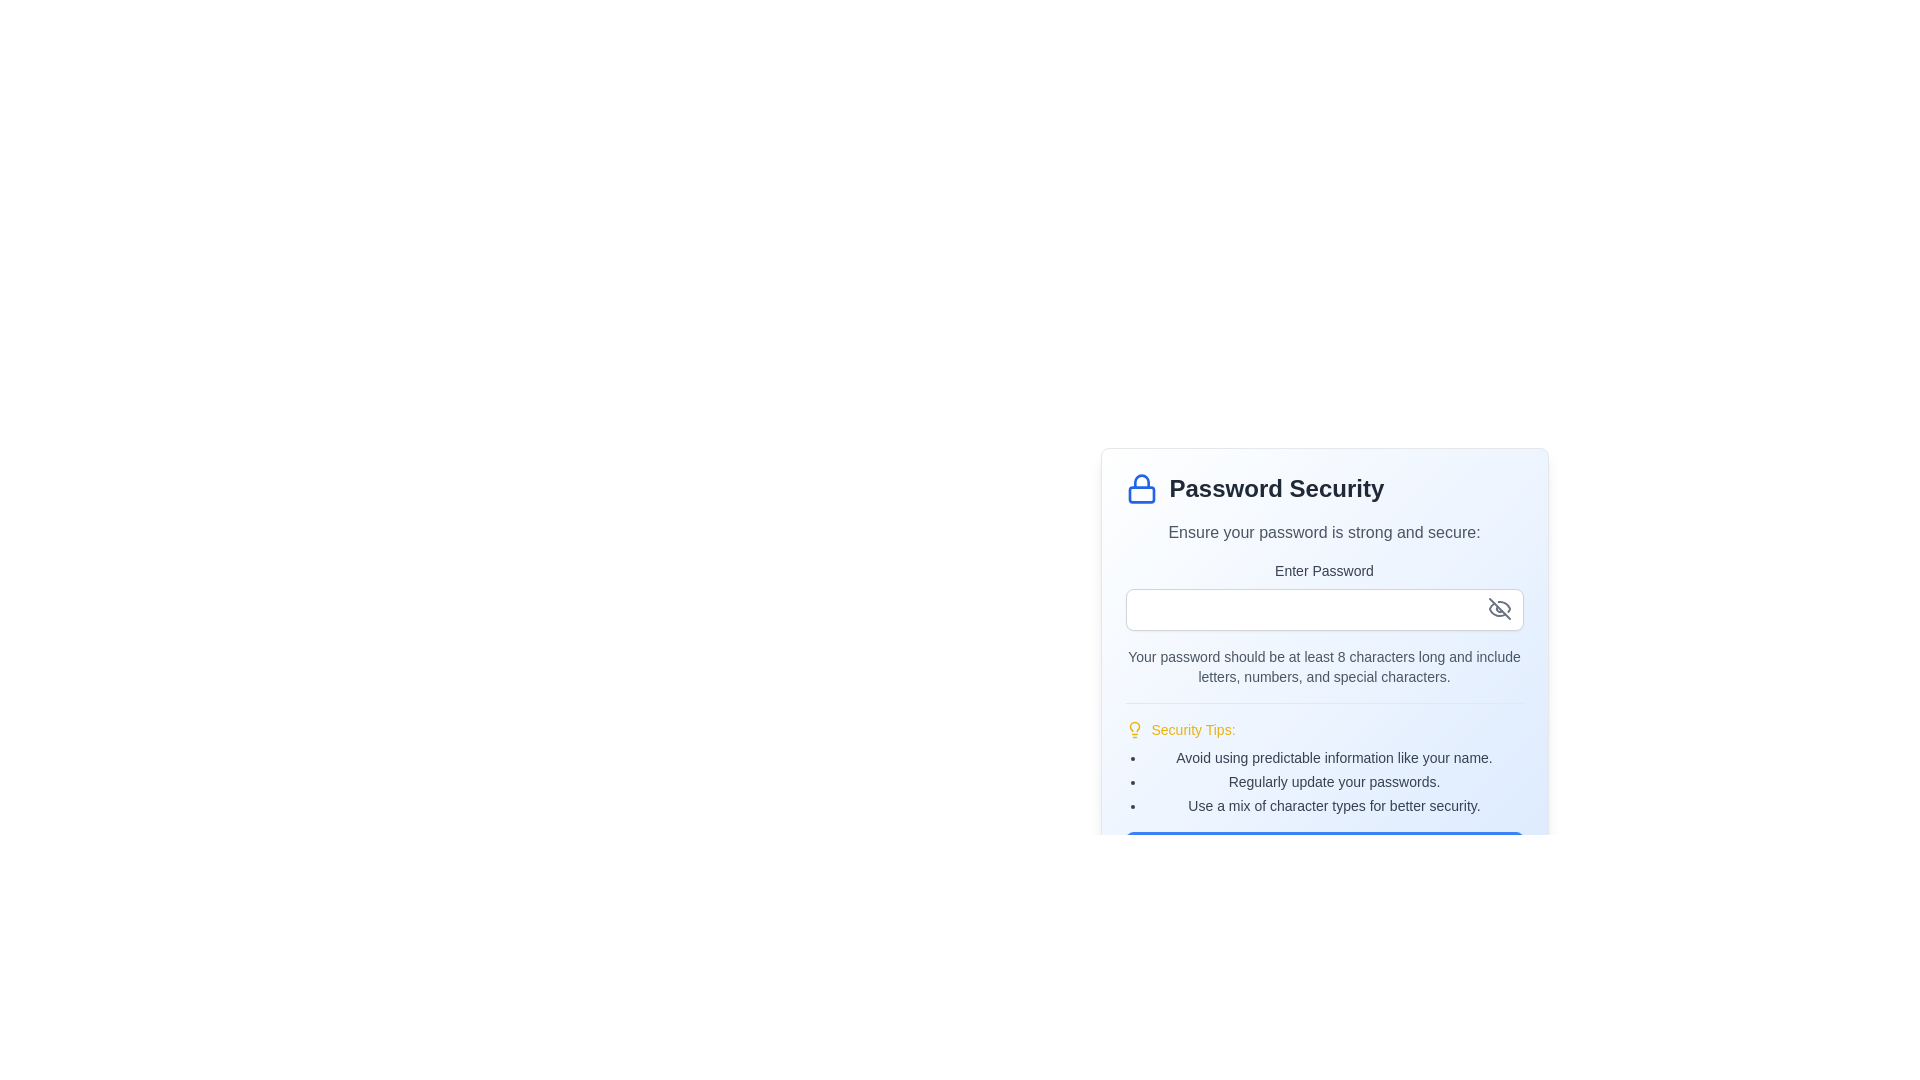  What do you see at coordinates (1193, 729) in the screenshot?
I see `the text label that introduces a section of informational tips related to password security, located beneath the password entry text field` at bounding box center [1193, 729].